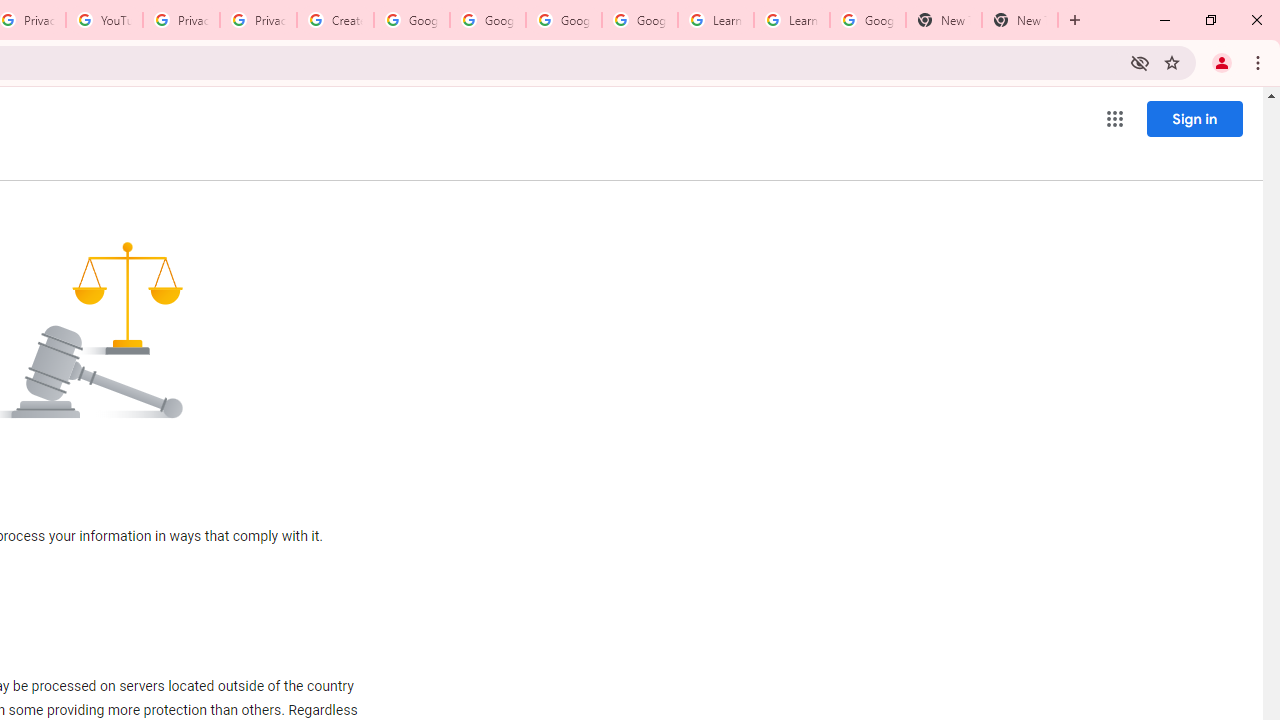 The image size is (1280, 720). I want to click on 'Create your Google Account', so click(335, 20).